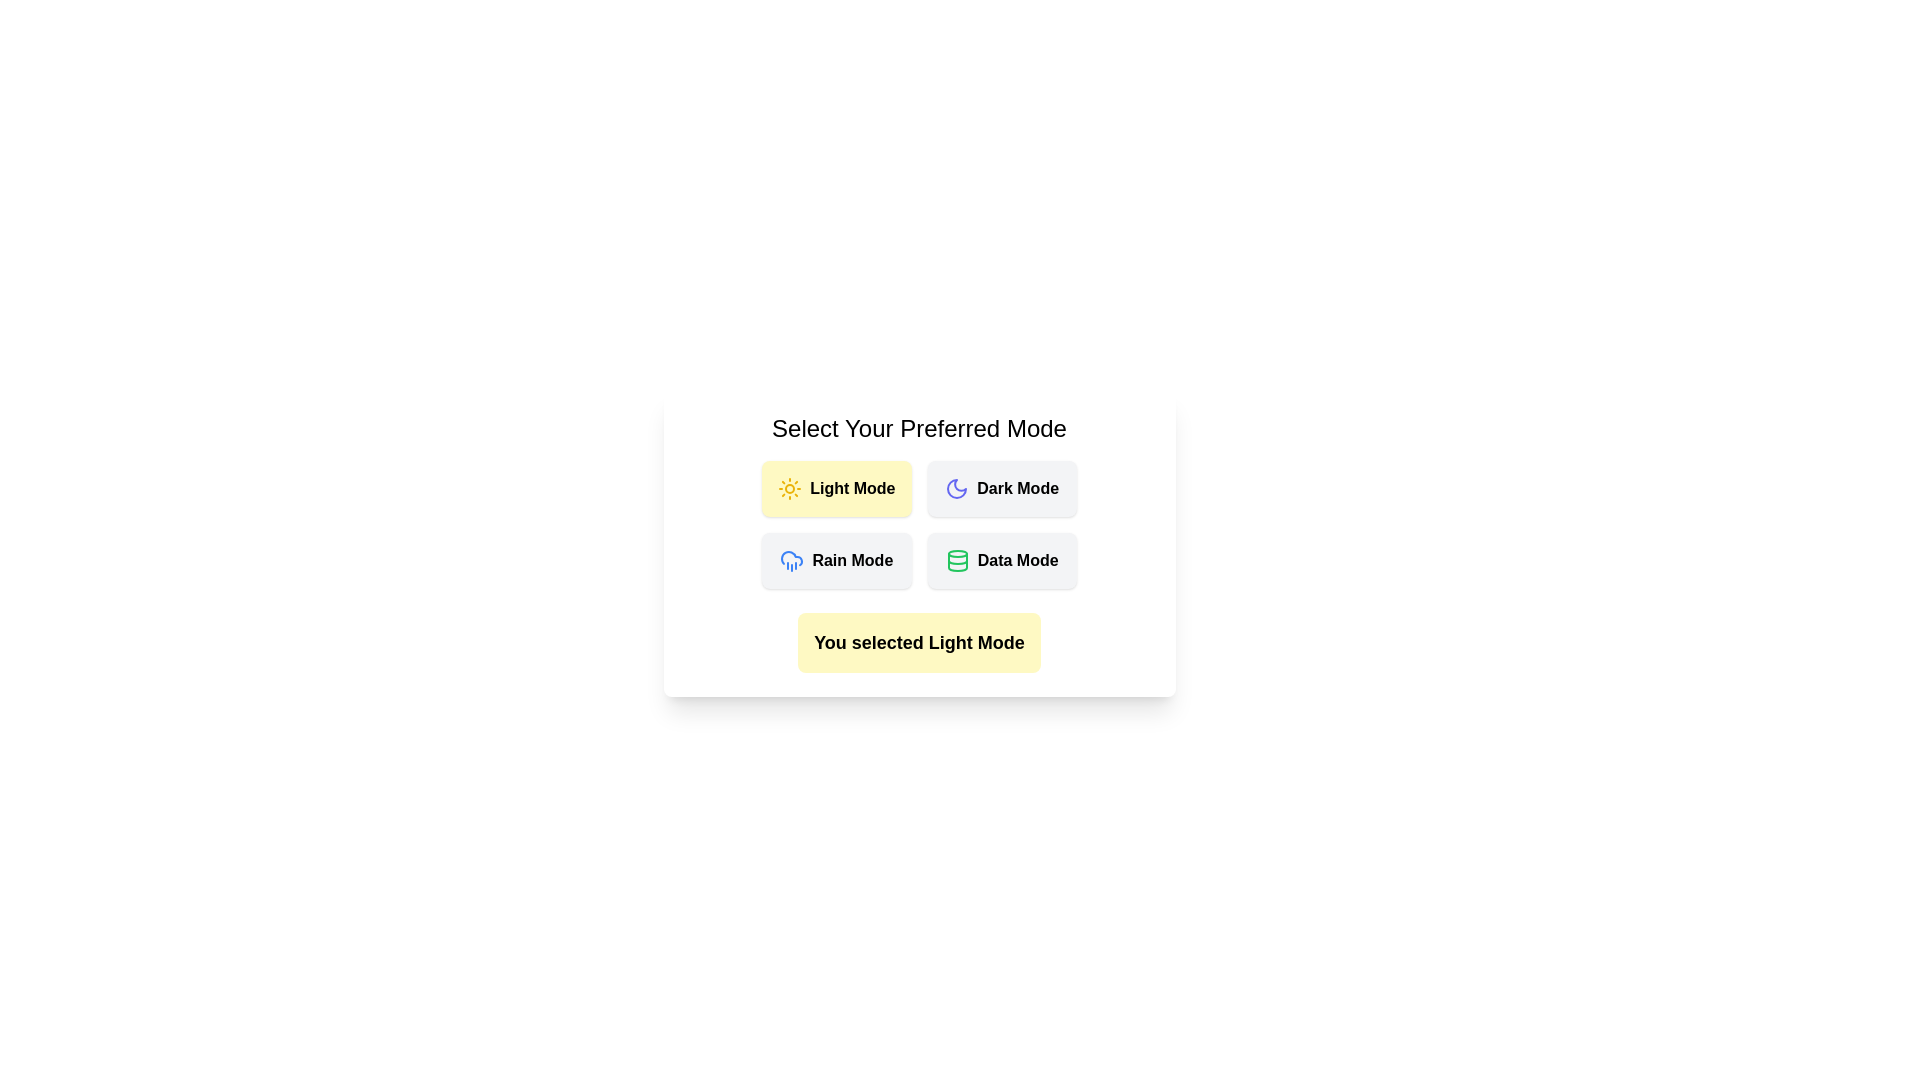  What do you see at coordinates (918, 643) in the screenshot?
I see `confirmation text label indicating 'Light Mode', which is centered below the mode selection buttons` at bounding box center [918, 643].